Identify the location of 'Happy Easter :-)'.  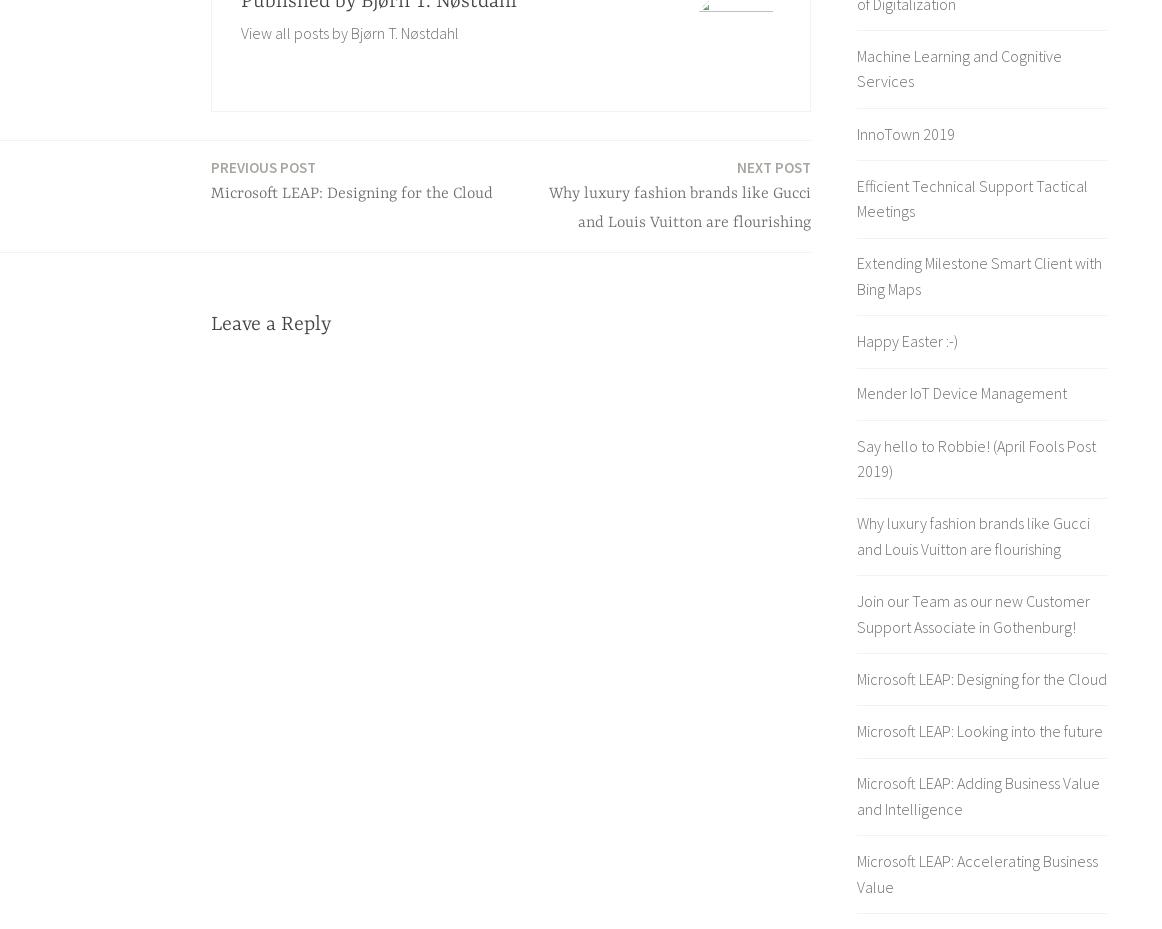
(906, 341).